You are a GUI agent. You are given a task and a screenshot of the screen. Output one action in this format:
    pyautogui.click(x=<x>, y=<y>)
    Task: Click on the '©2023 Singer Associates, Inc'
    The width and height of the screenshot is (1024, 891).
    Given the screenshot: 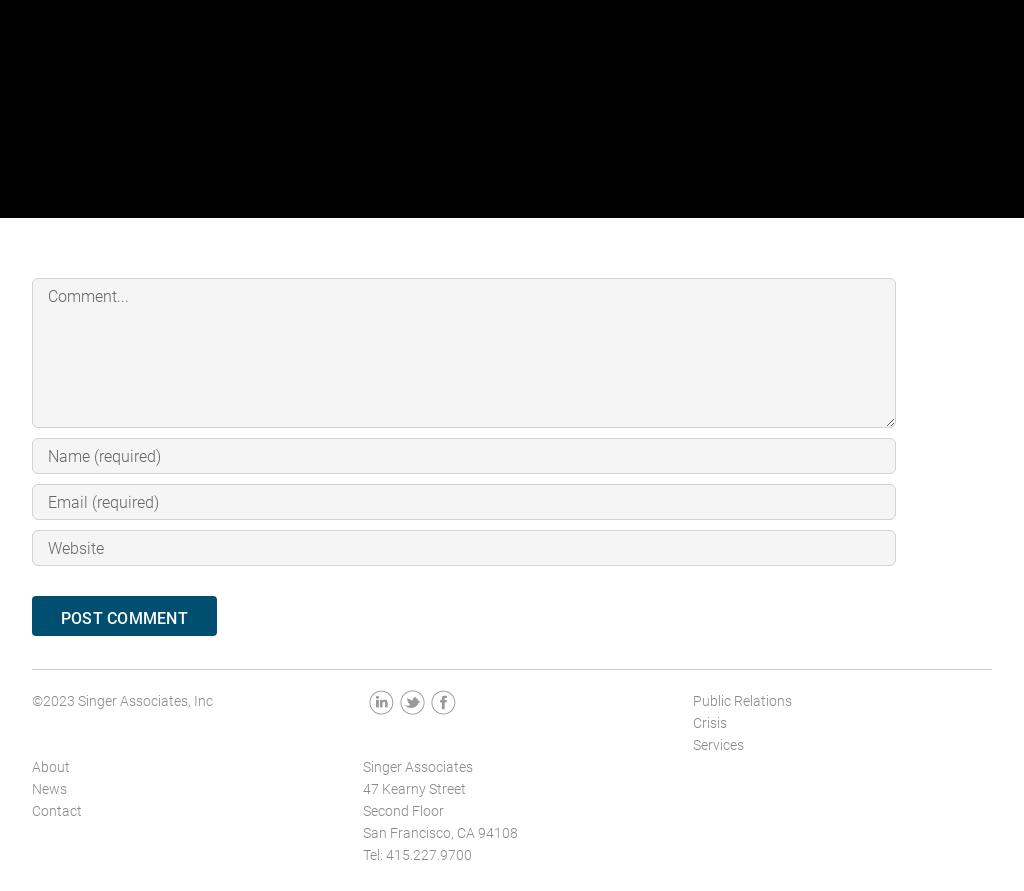 What is the action you would take?
    pyautogui.click(x=122, y=700)
    